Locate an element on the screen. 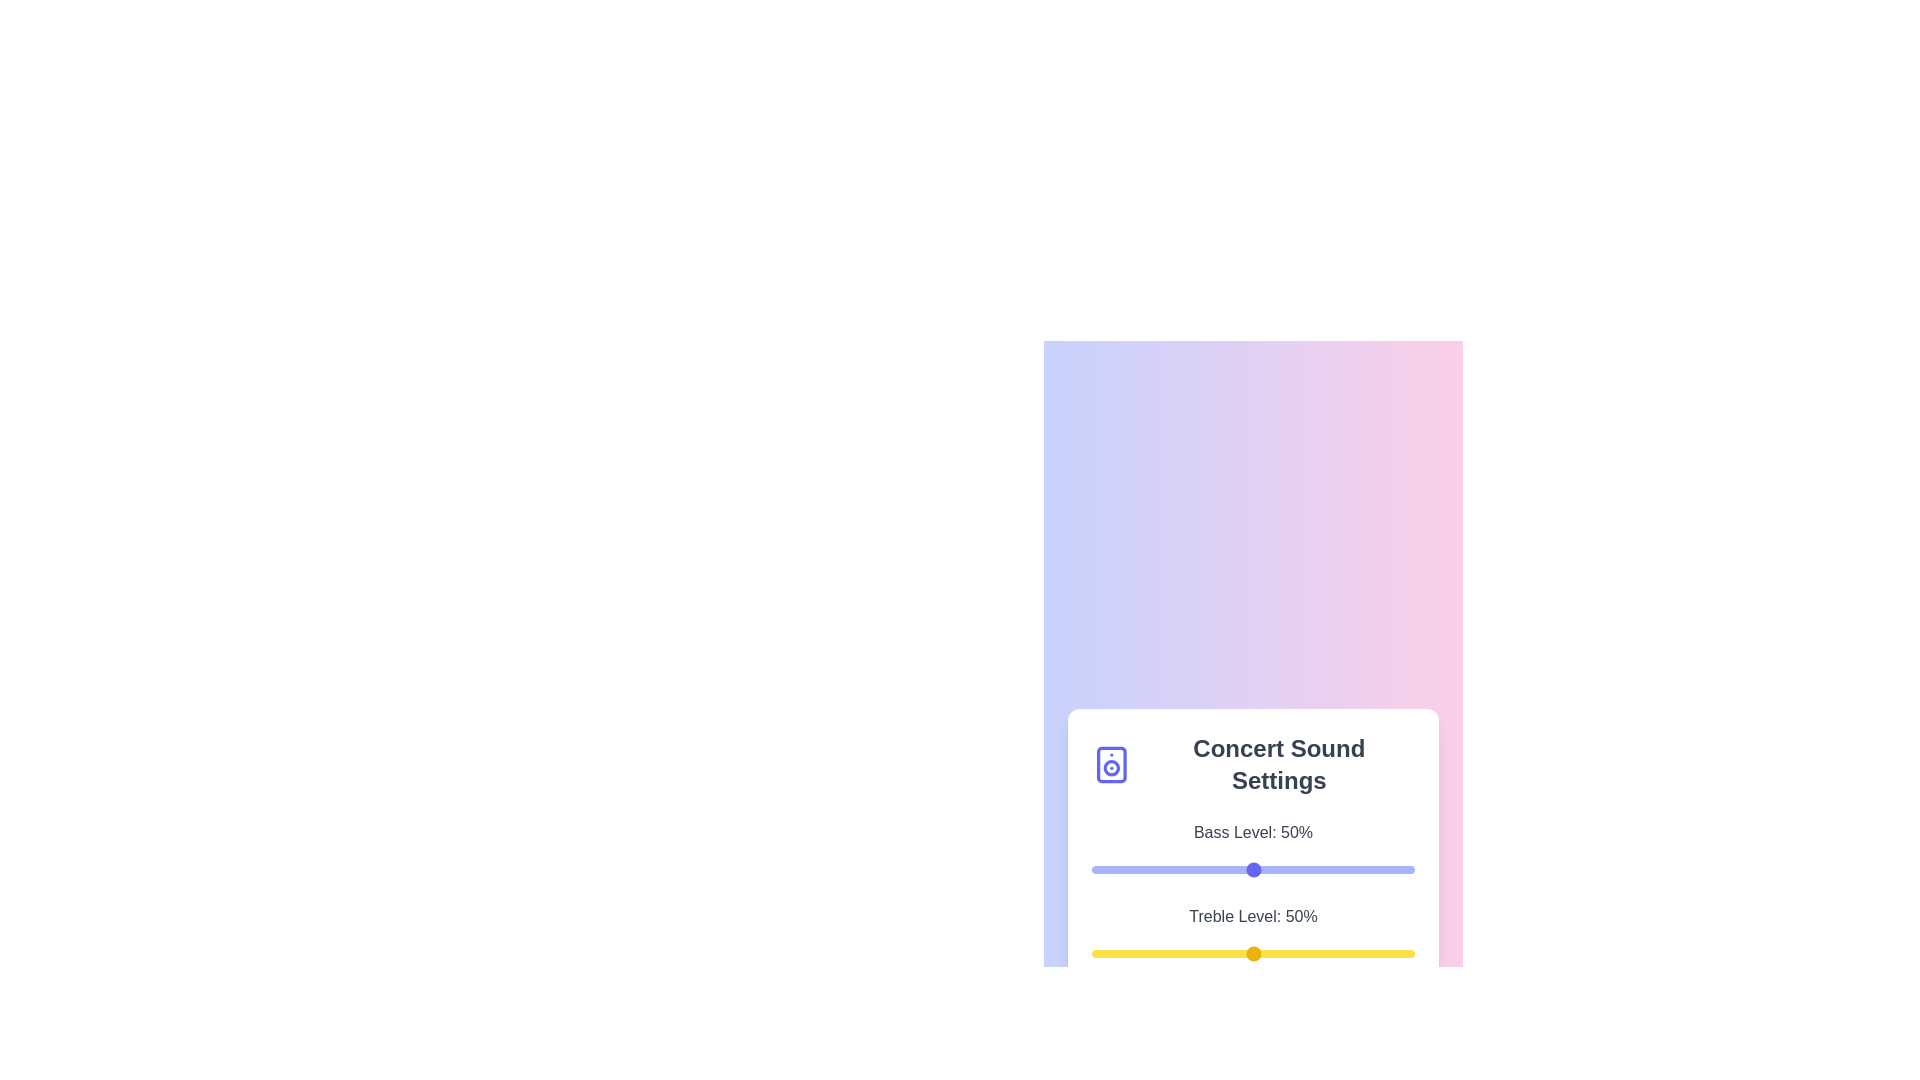 The image size is (1920, 1080). the treble level to 77% by interacting with the slider is located at coordinates (1340, 952).